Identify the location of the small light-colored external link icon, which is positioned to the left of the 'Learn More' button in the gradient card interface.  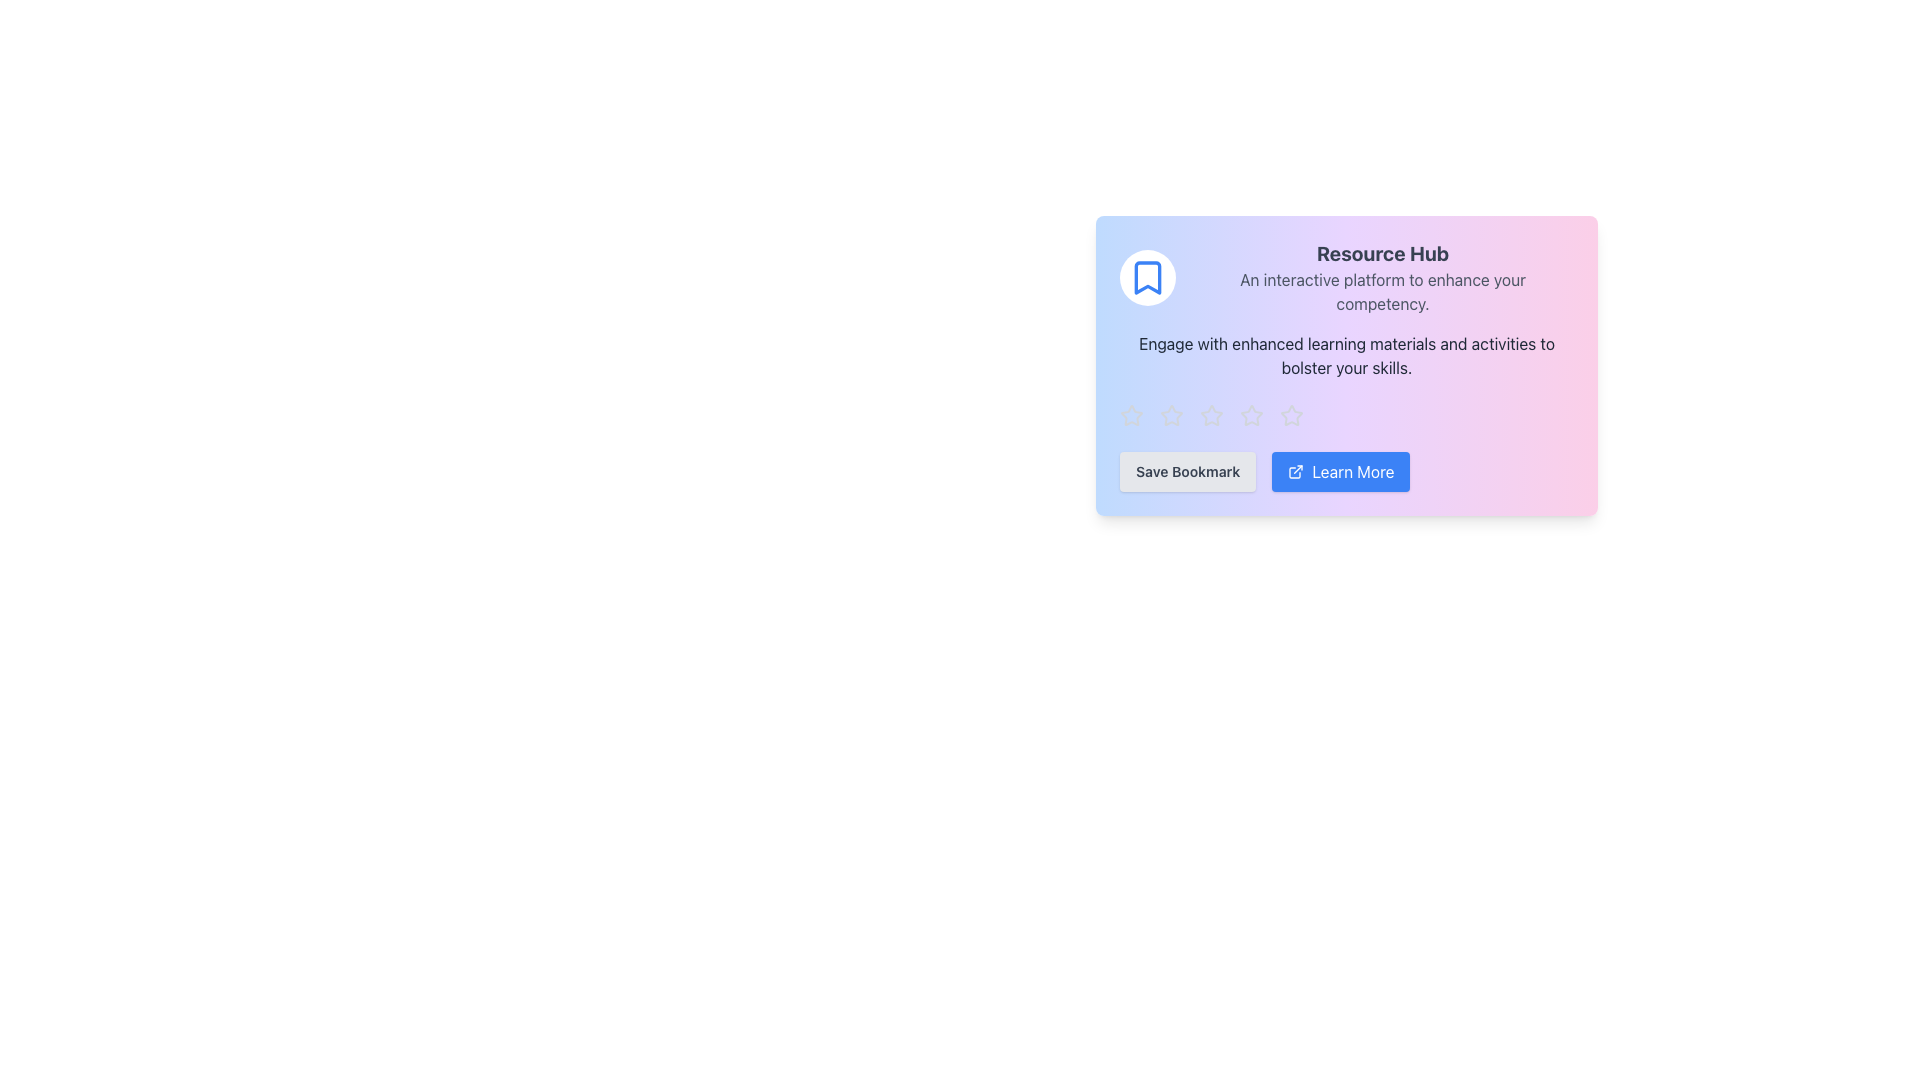
(1296, 471).